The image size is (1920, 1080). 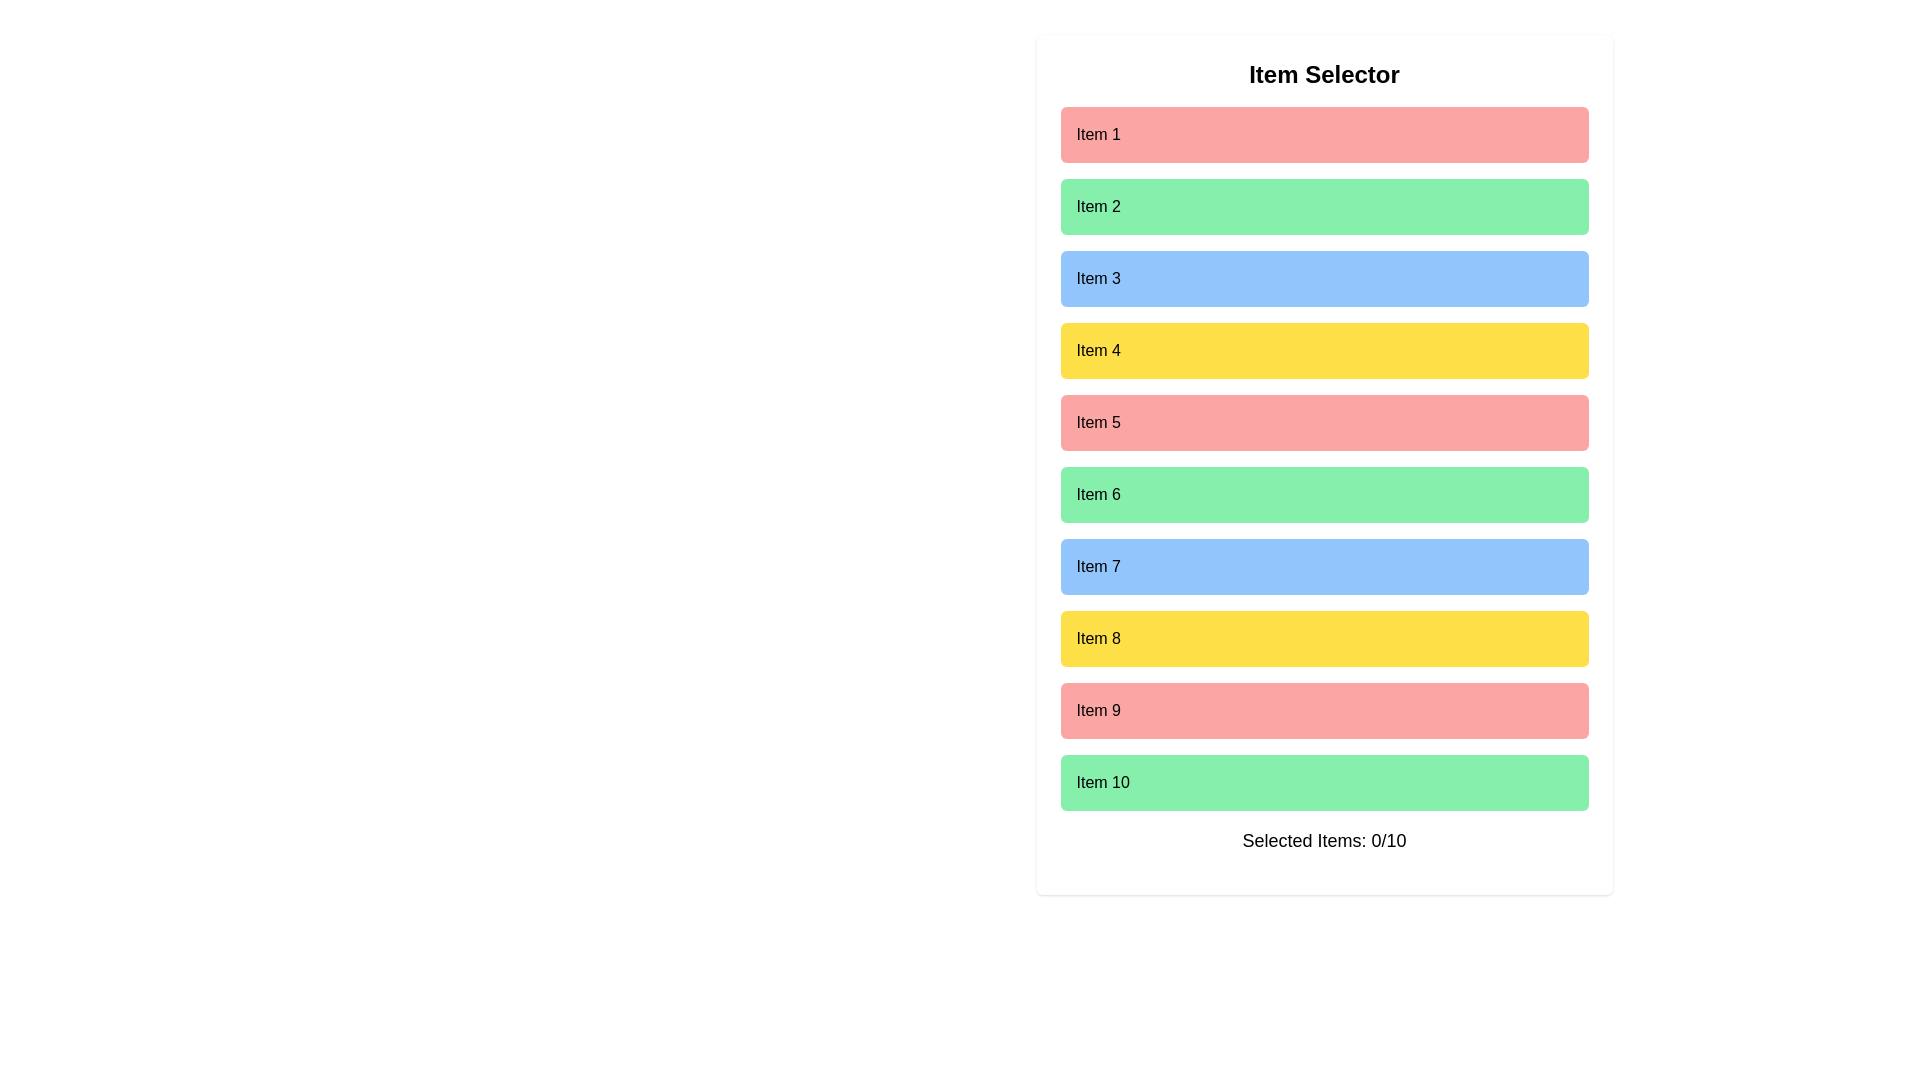 I want to click on the List item labeled 'Item 3' with a light blue background, which is the third item in a vertical list of ten items, so click(x=1324, y=278).